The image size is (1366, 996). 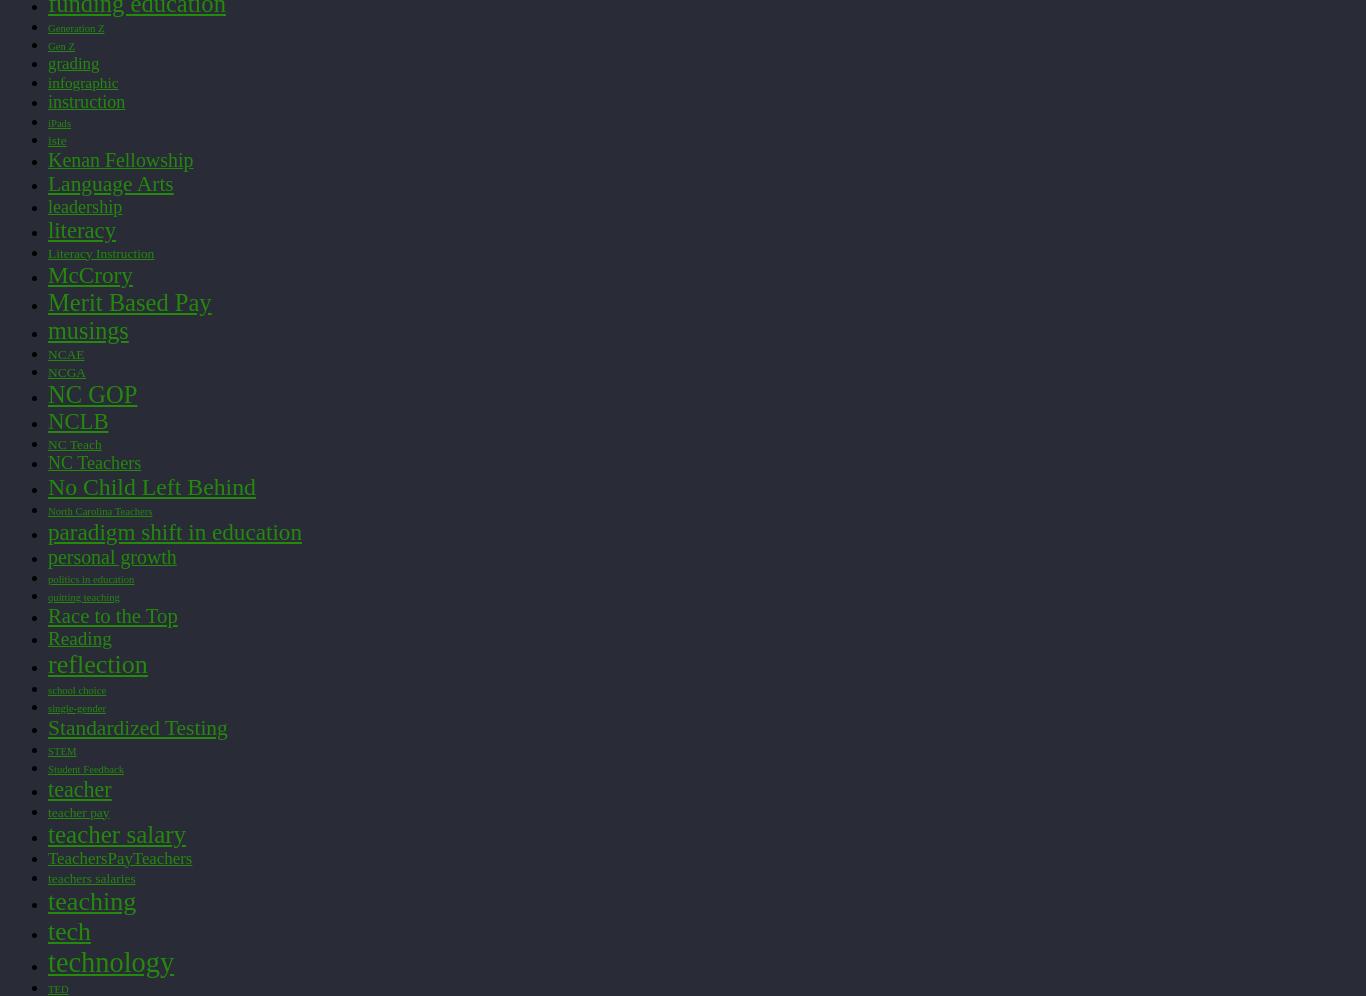 What do you see at coordinates (116, 833) in the screenshot?
I see `'teacher salary'` at bounding box center [116, 833].